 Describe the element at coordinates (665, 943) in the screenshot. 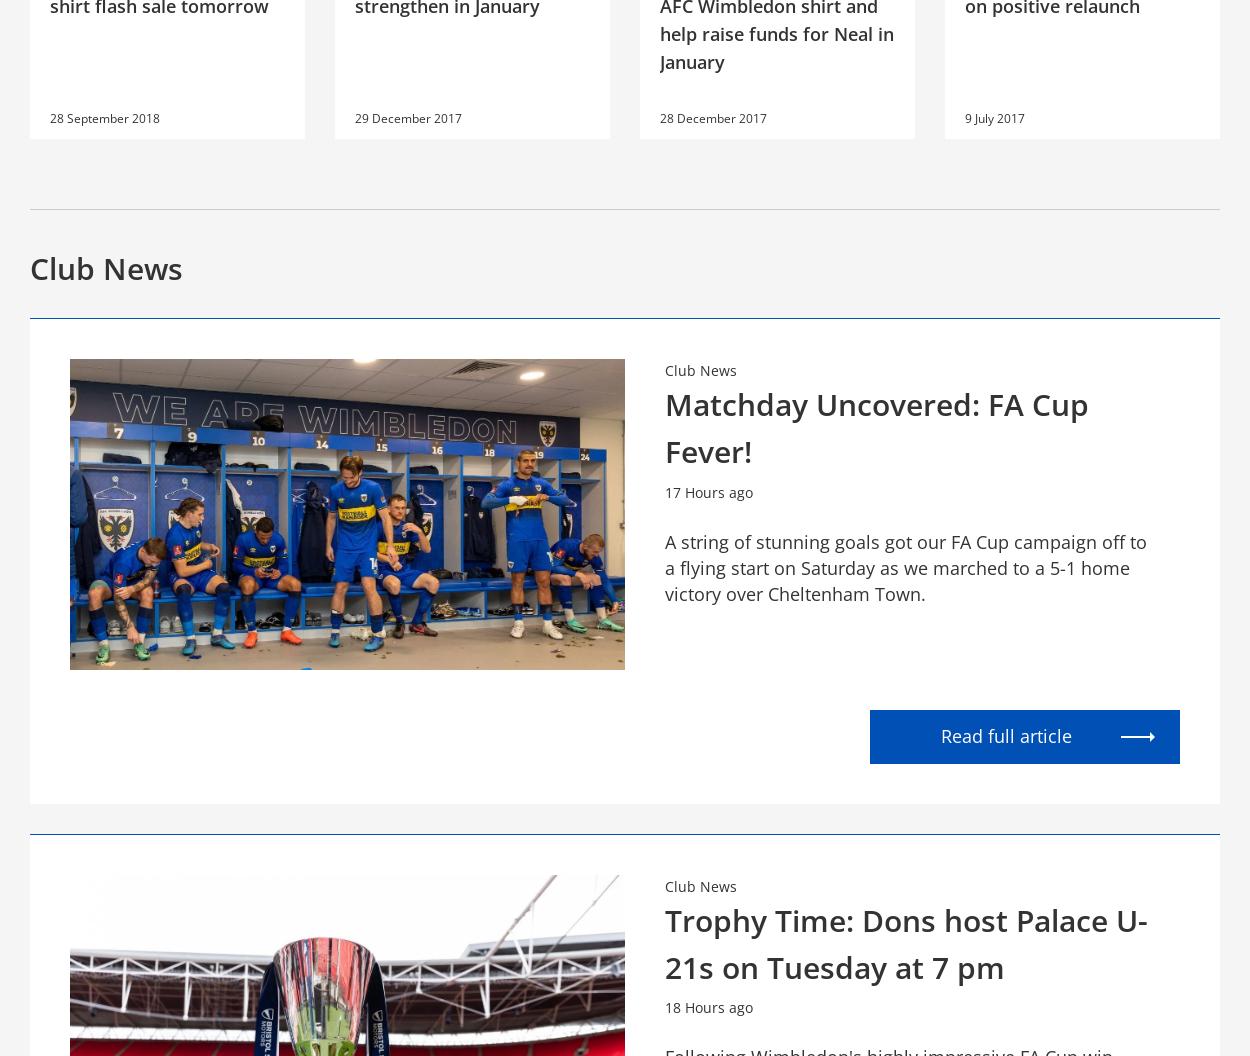

I see `'Trophy Time: Dons host Palace U-21s on Tuesday at 7 pm'` at that location.